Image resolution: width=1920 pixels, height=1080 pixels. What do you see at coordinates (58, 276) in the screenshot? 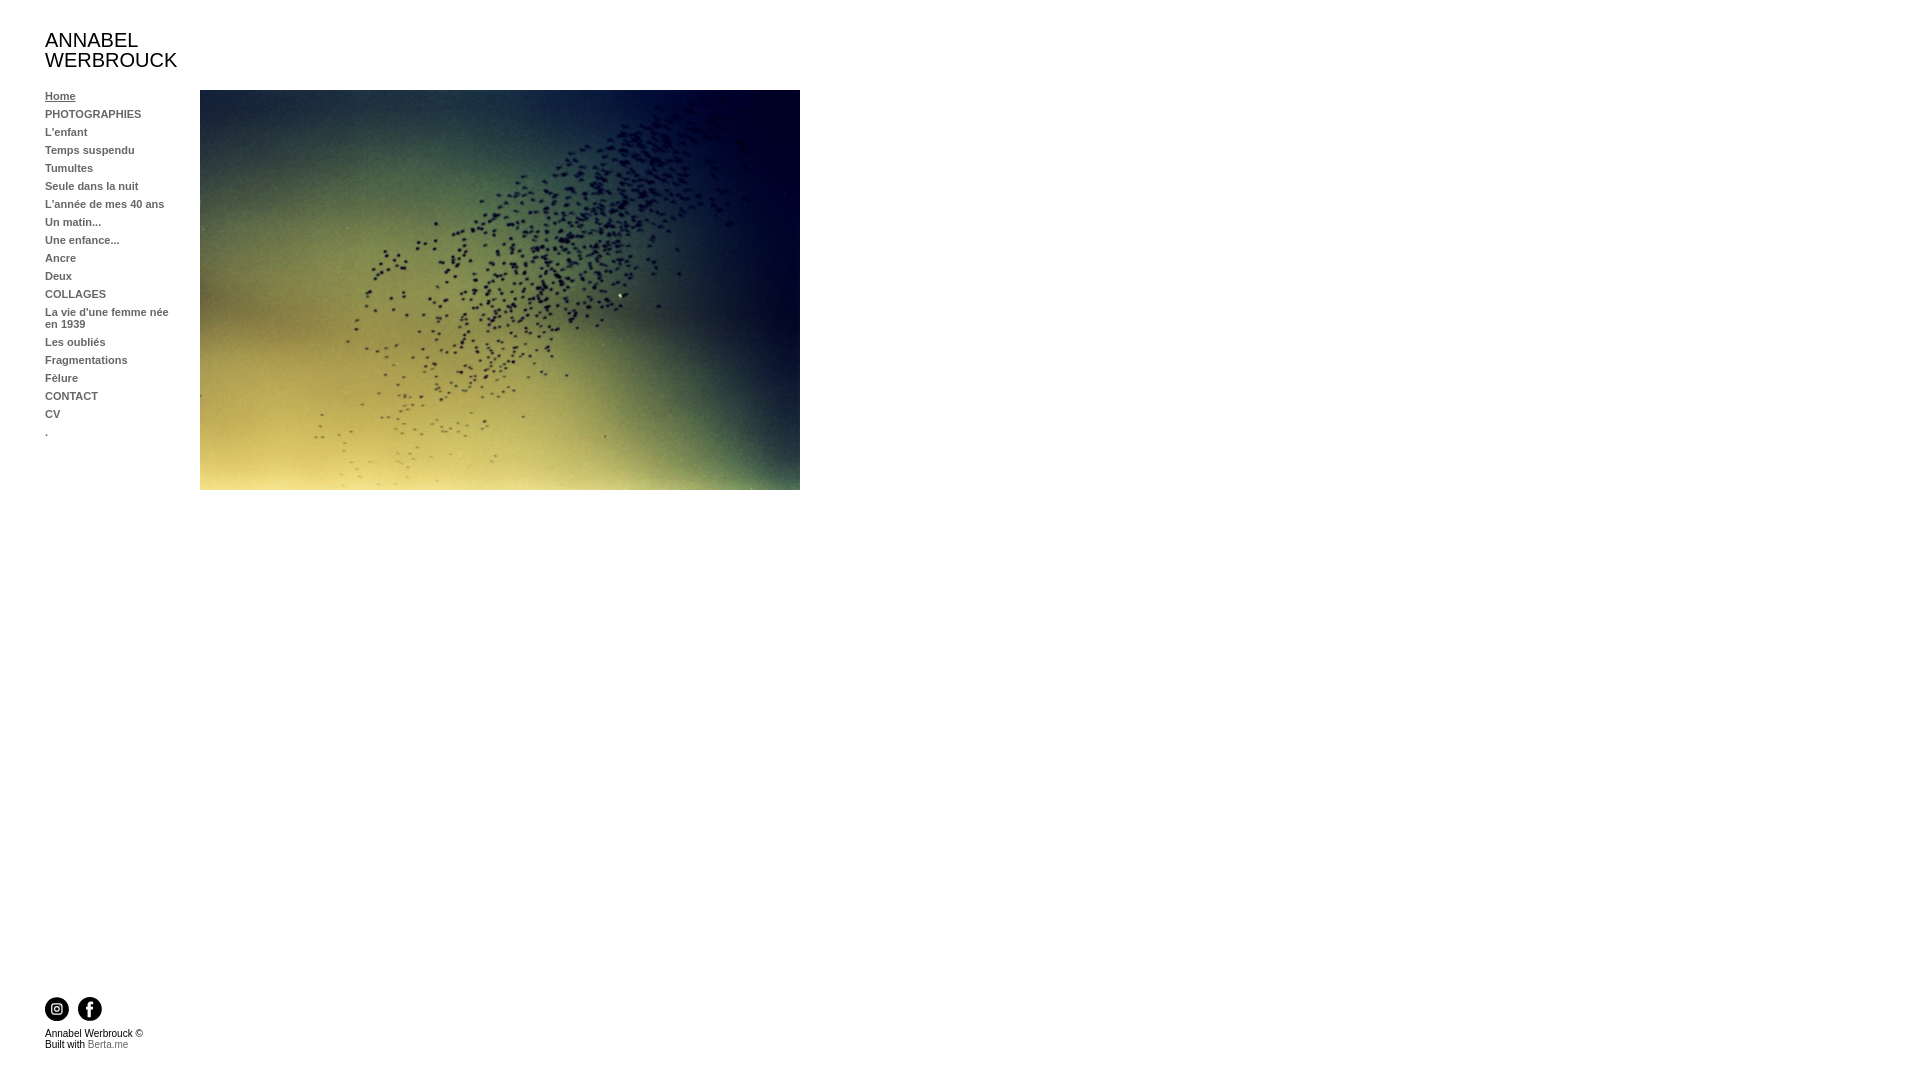
I see `'Deux'` at bounding box center [58, 276].